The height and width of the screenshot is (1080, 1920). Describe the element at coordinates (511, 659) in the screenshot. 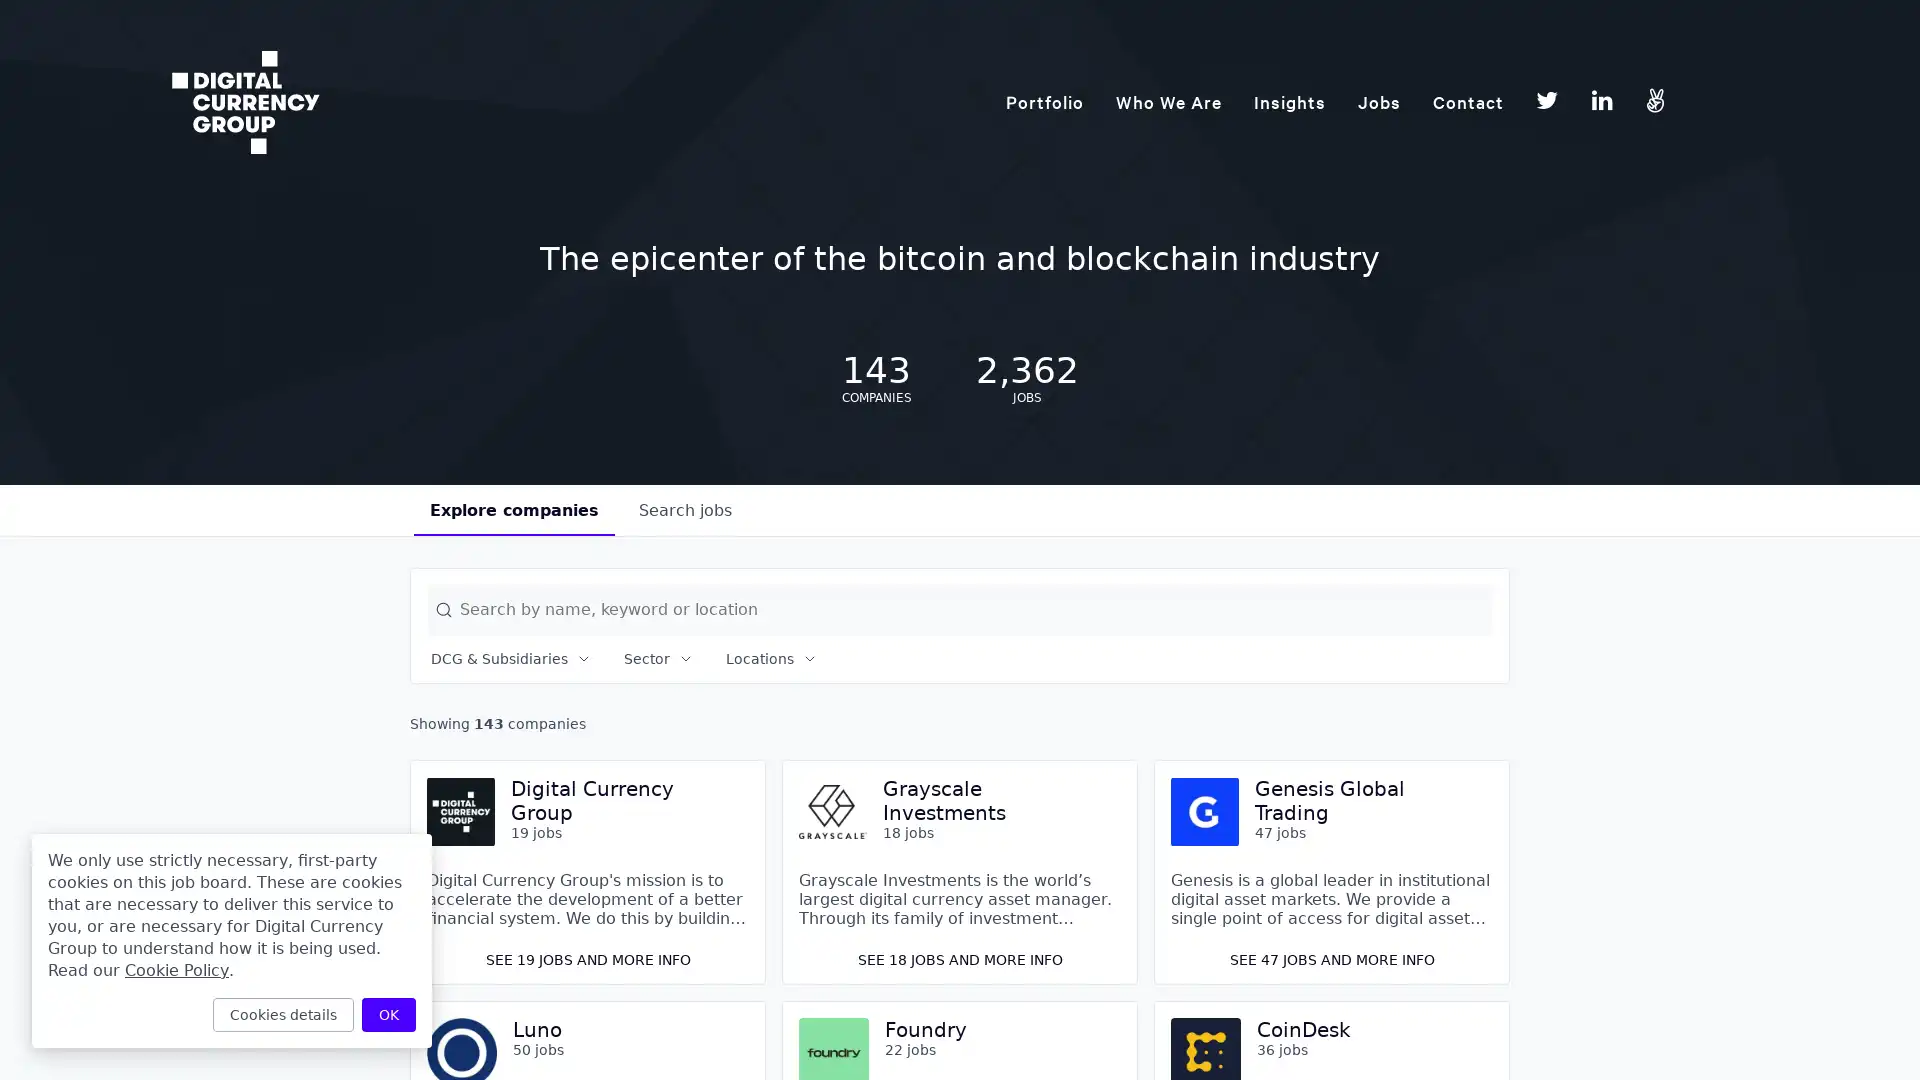

I see `DCG & Subsidiaries` at that location.